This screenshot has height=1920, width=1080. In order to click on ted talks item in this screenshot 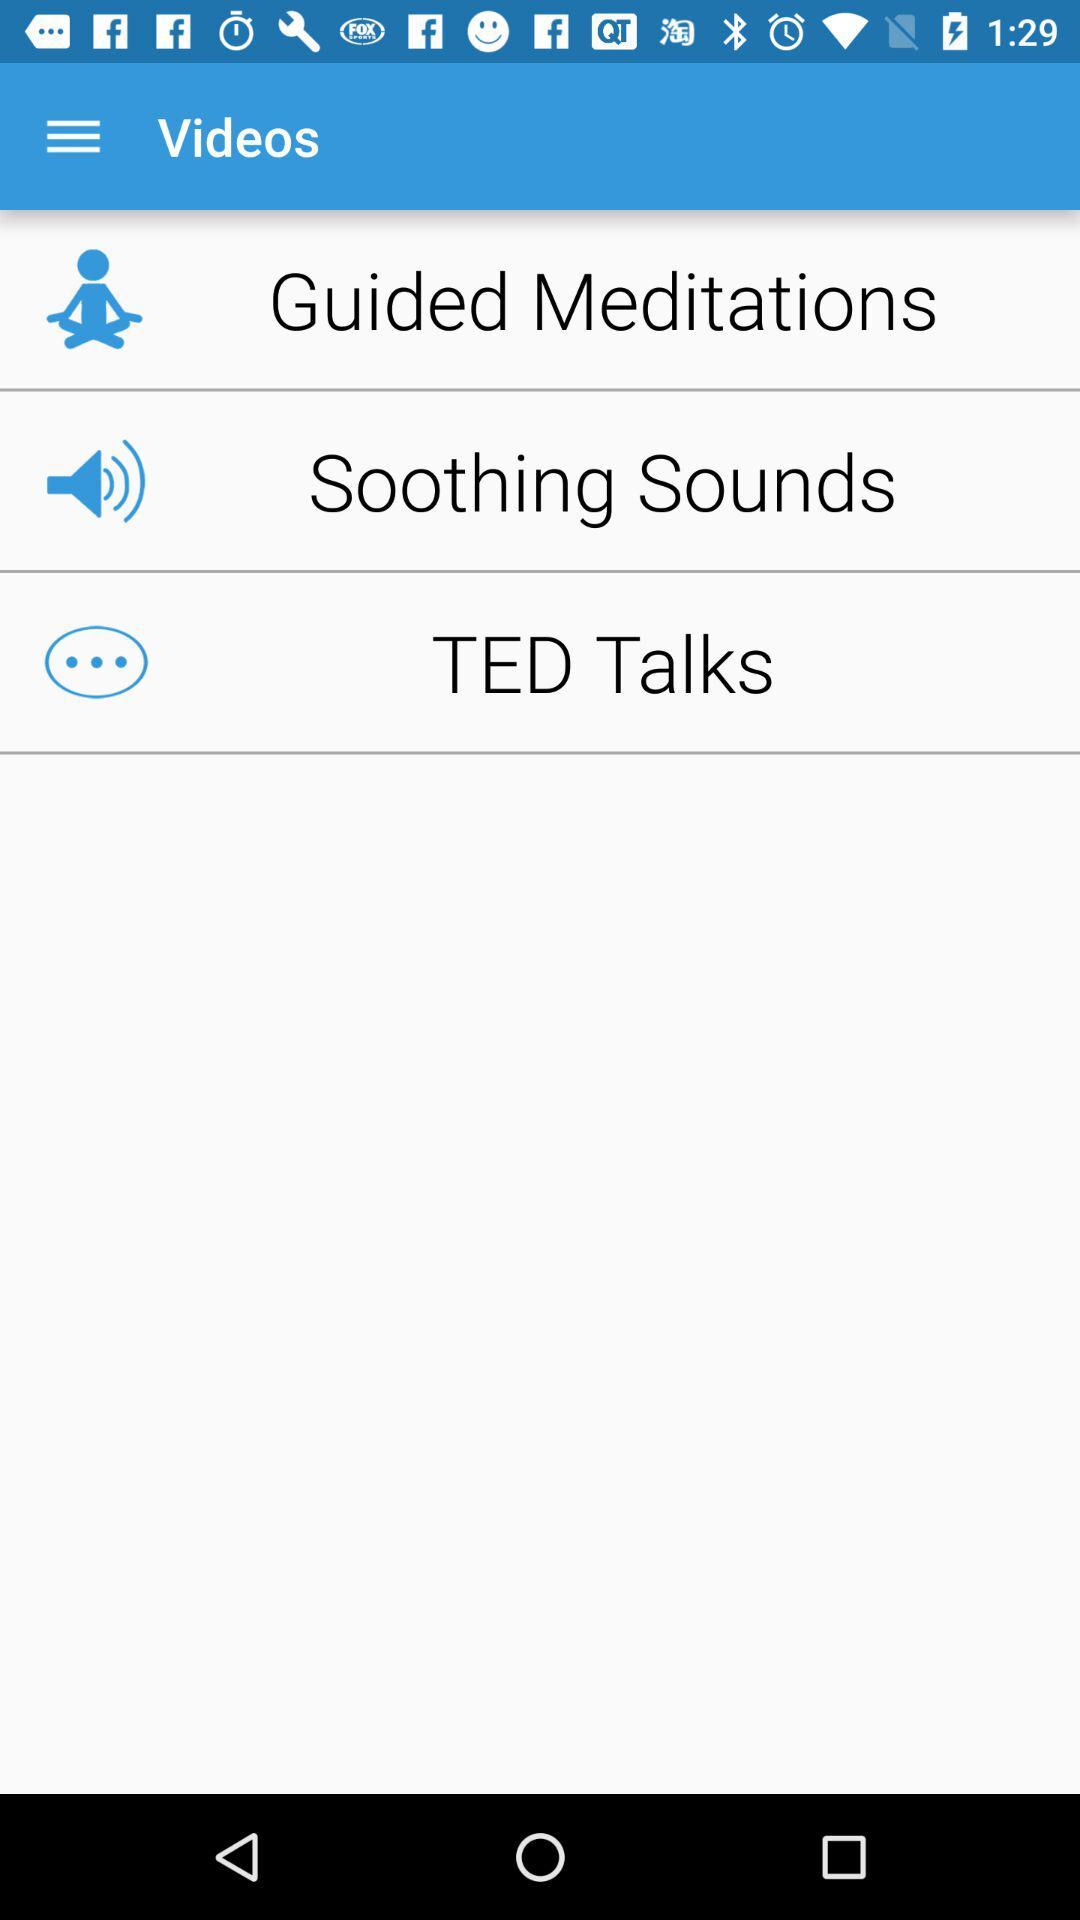, I will do `click(540, 662)`.